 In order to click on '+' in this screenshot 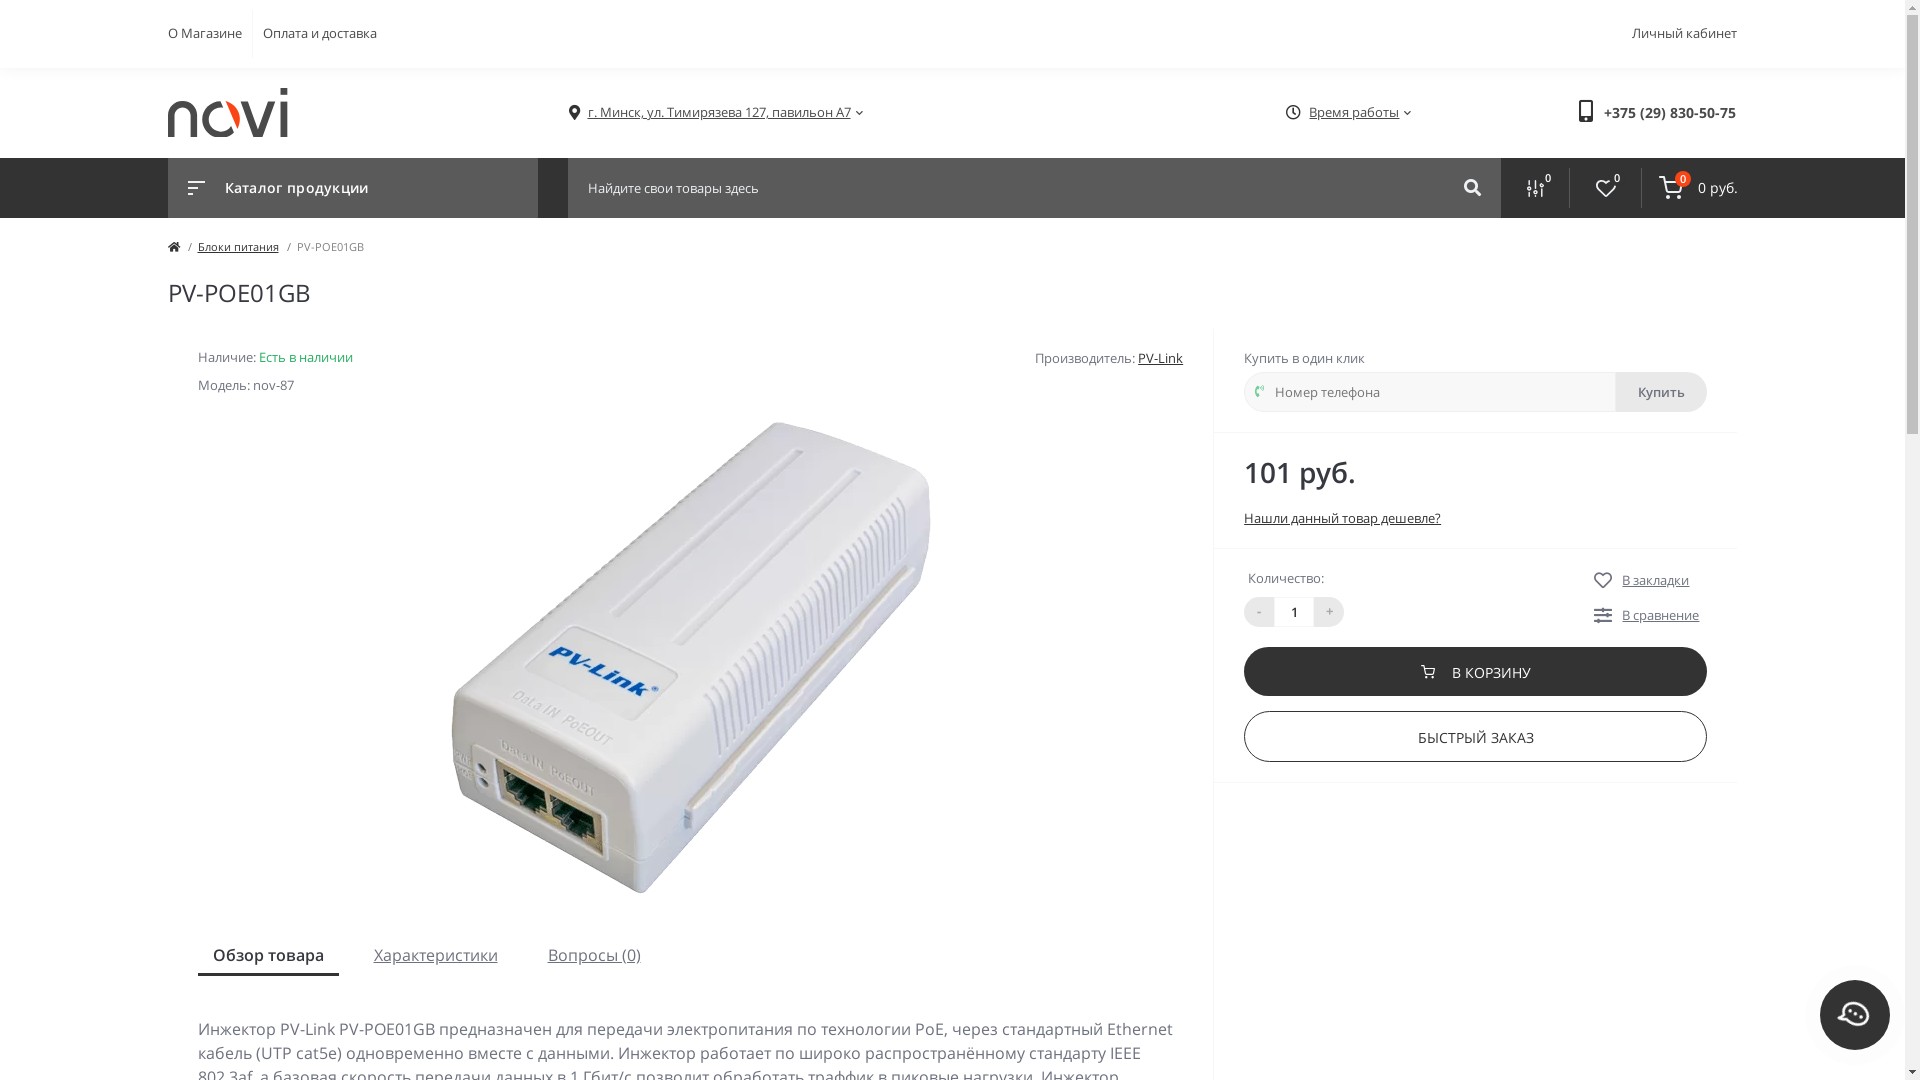, I will do `click(1314, 609)`.